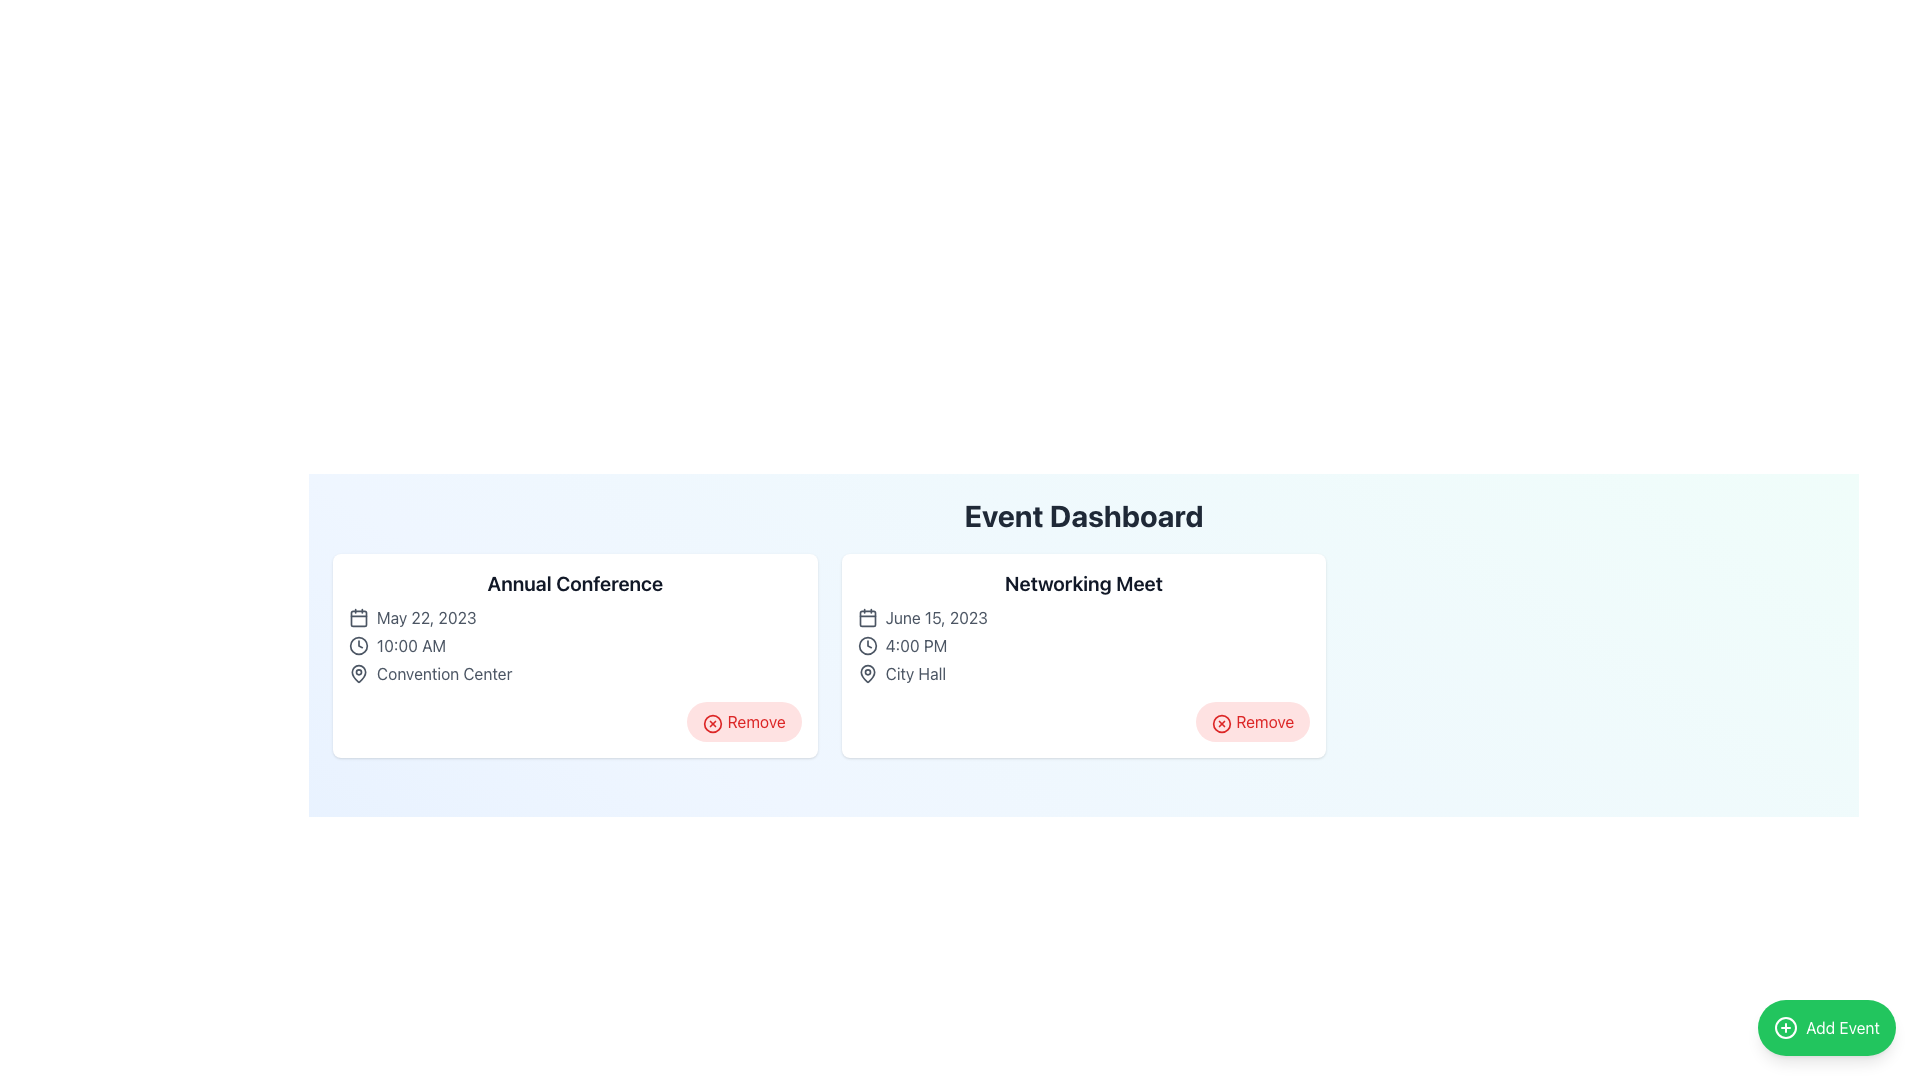 The image size is (1920, 1080). What do you see at coordinates (867, 674) in the screenshot?
I see `the location icon adjacent to the text 'City Hall' in the 'Networking Meet' event card on the event dashboard` at bounding box center [867, 674].